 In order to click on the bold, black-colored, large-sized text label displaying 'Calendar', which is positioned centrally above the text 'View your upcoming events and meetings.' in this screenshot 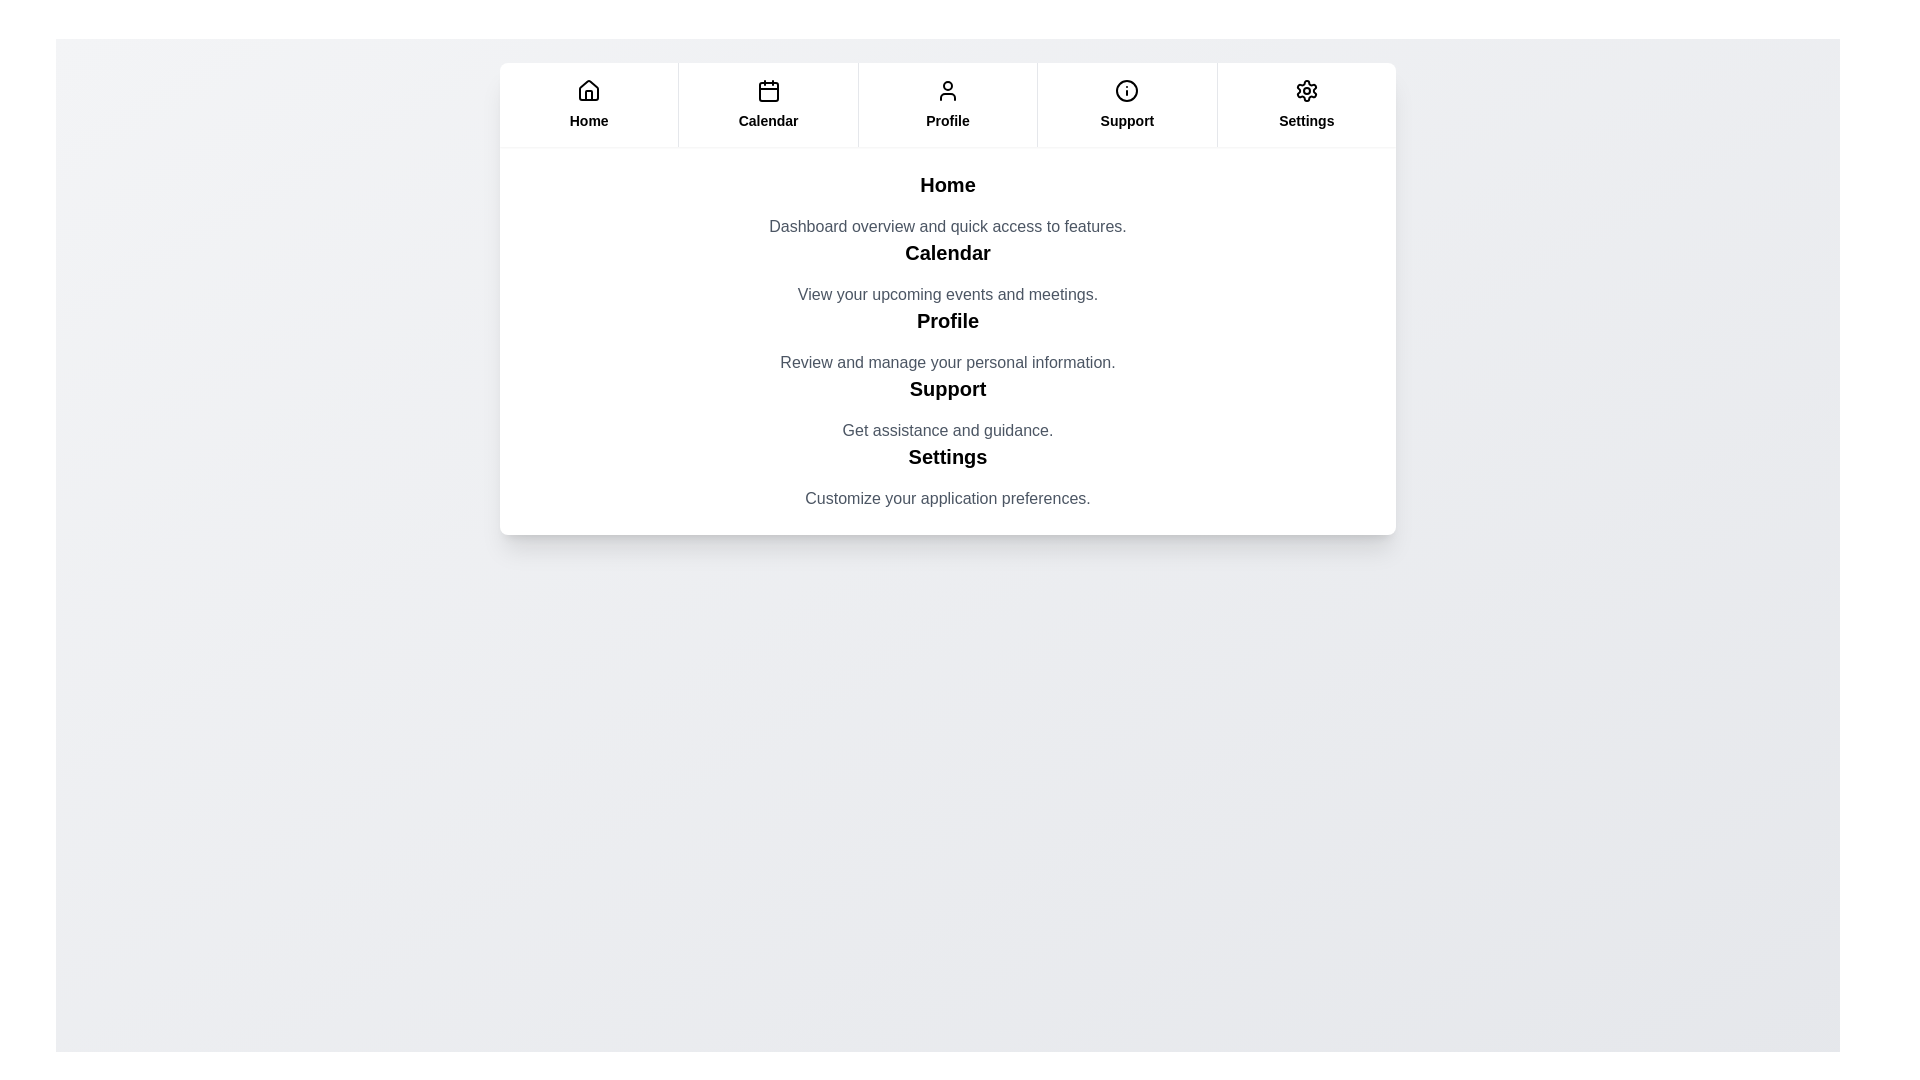, I will do `click(947, 252)`.